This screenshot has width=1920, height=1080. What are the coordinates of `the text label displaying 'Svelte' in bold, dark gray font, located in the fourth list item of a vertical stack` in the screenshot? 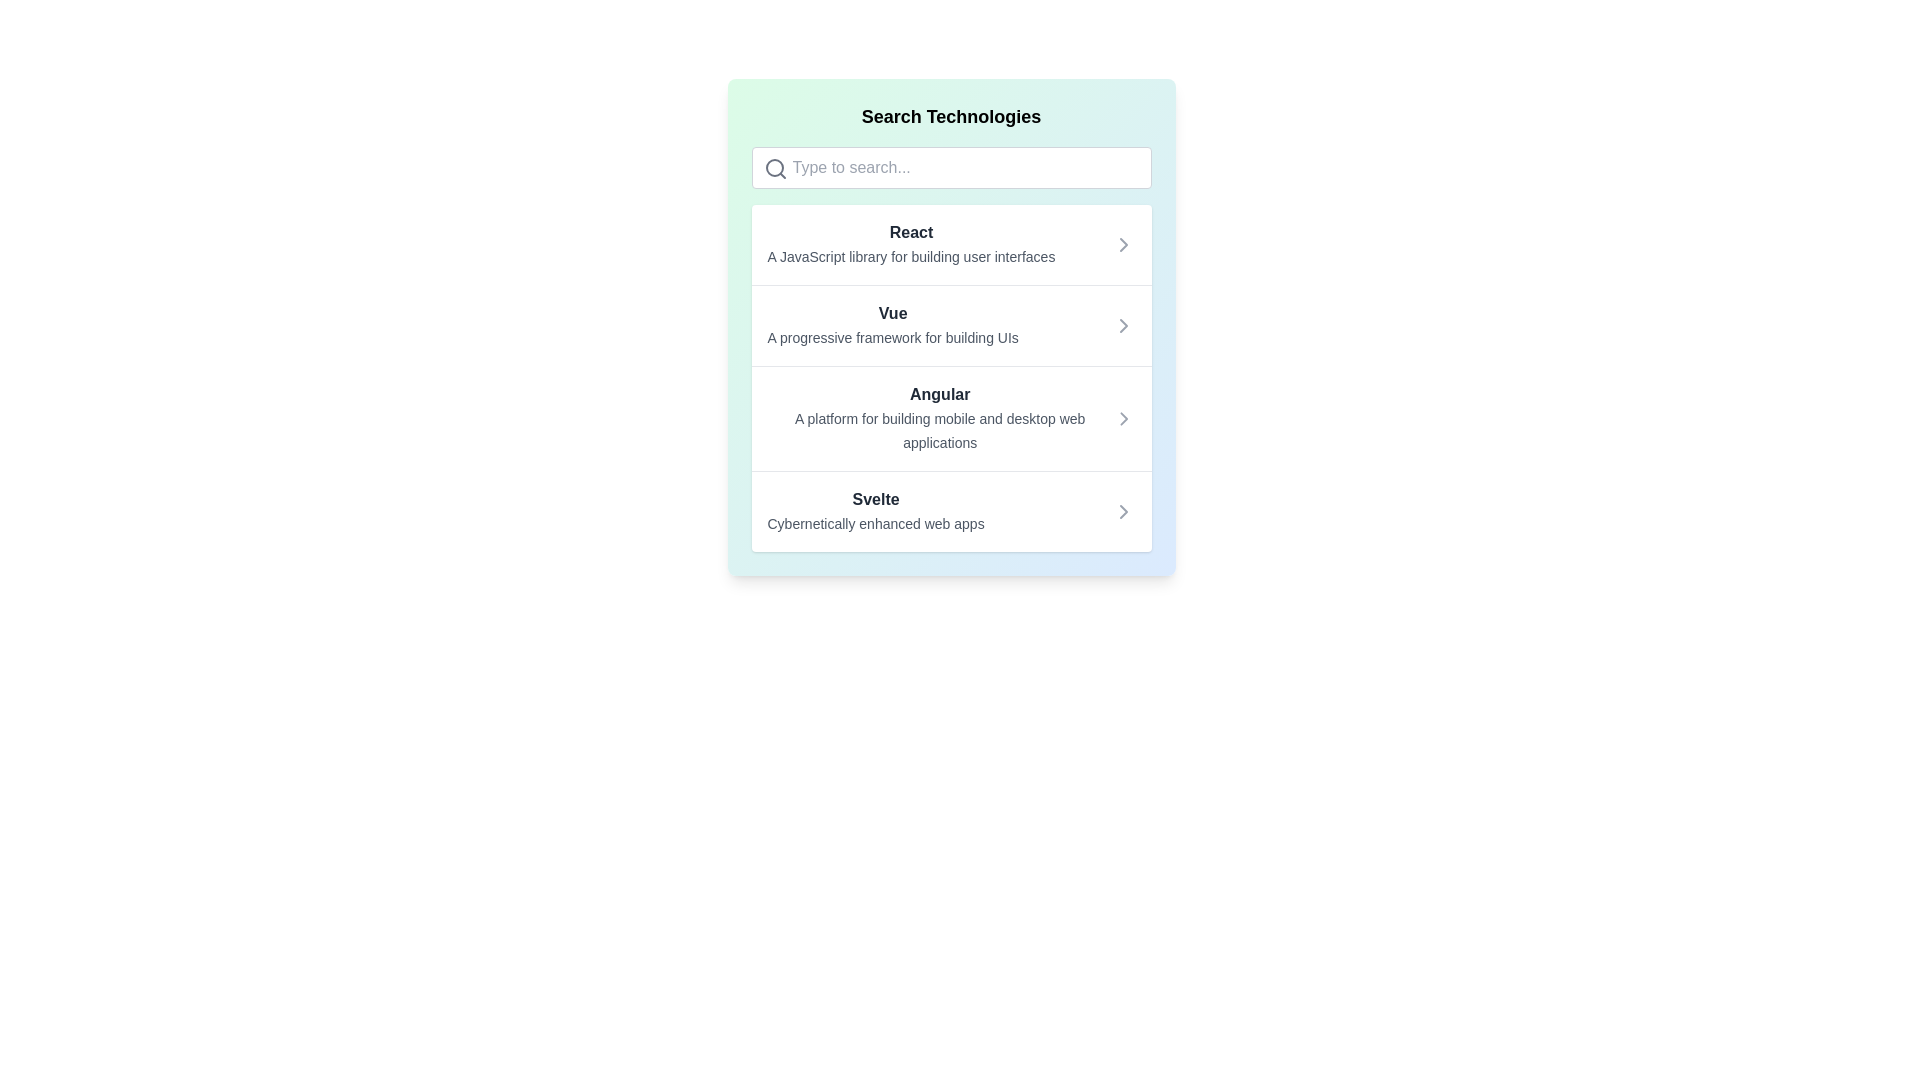 It's located at (876, 499).